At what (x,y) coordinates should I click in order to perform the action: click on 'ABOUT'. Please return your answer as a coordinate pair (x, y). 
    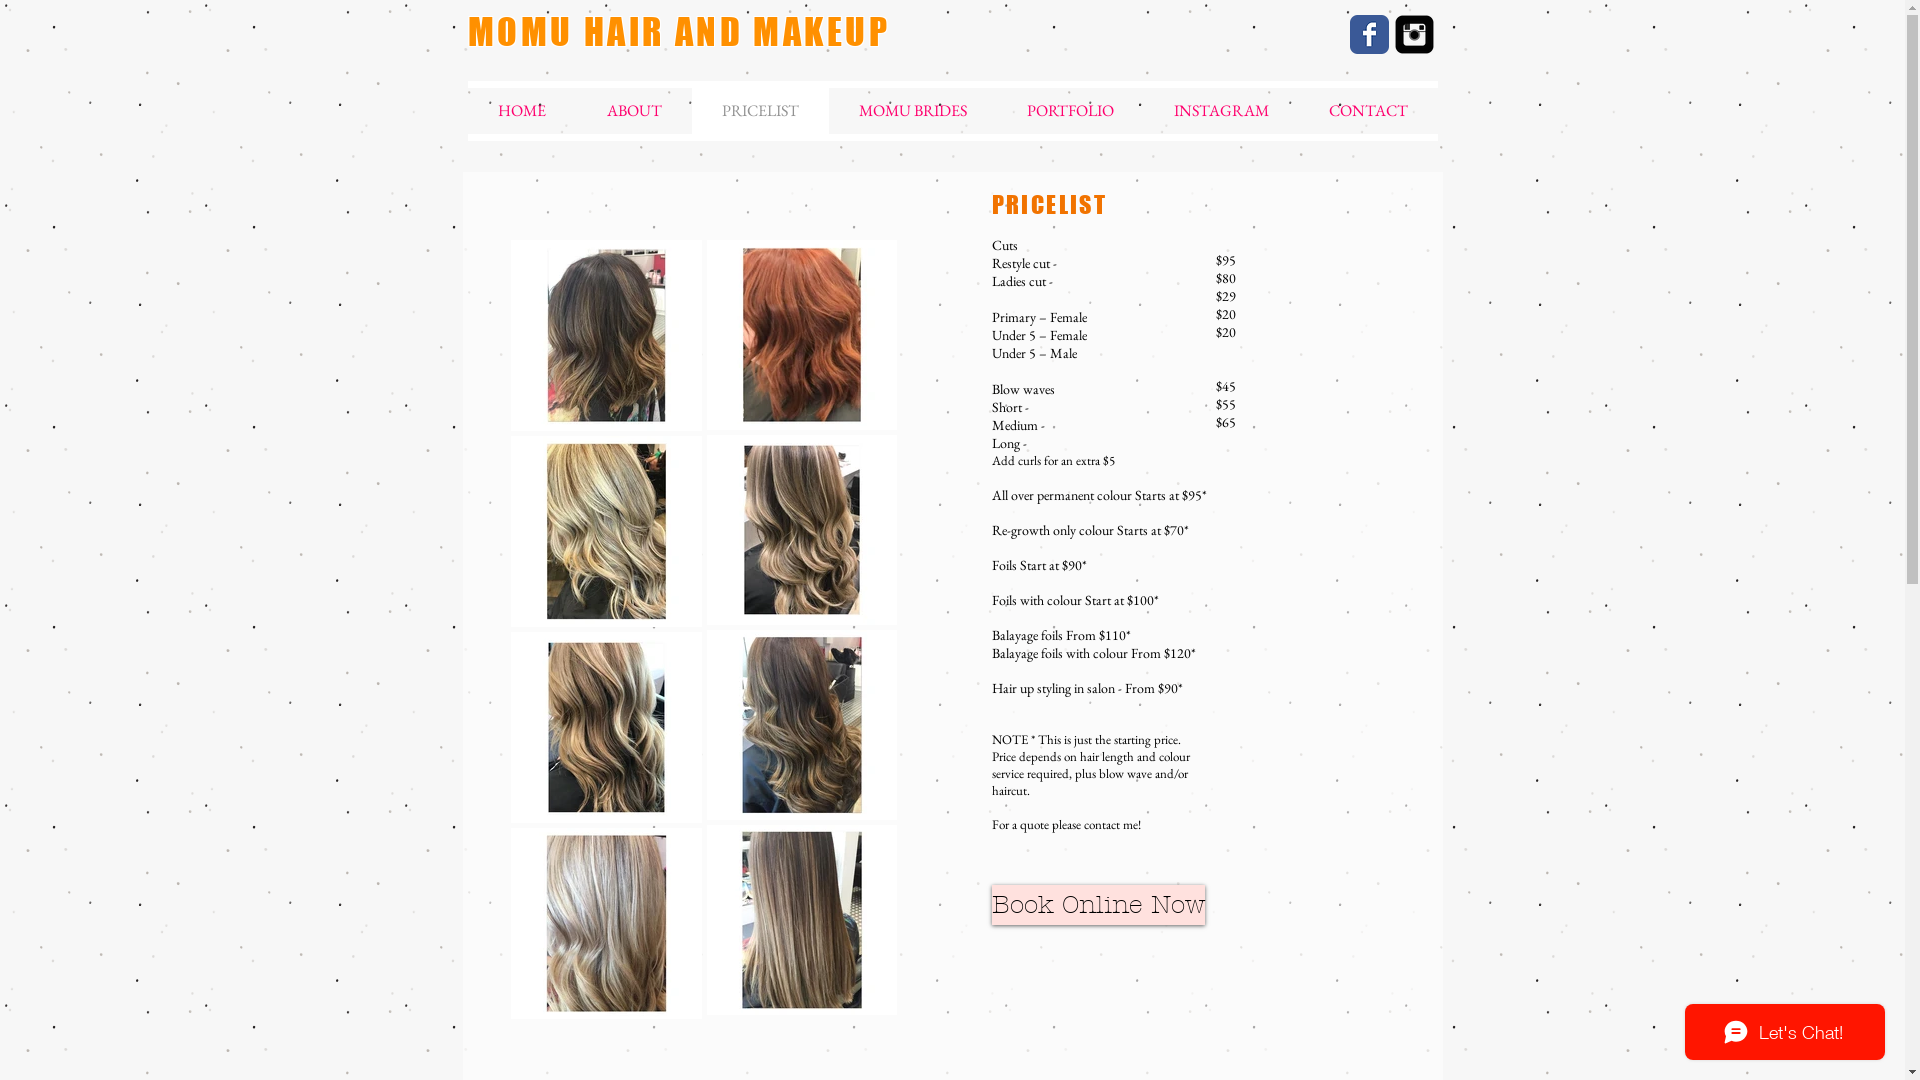
    Looking at the image, I should click on (632, 111).